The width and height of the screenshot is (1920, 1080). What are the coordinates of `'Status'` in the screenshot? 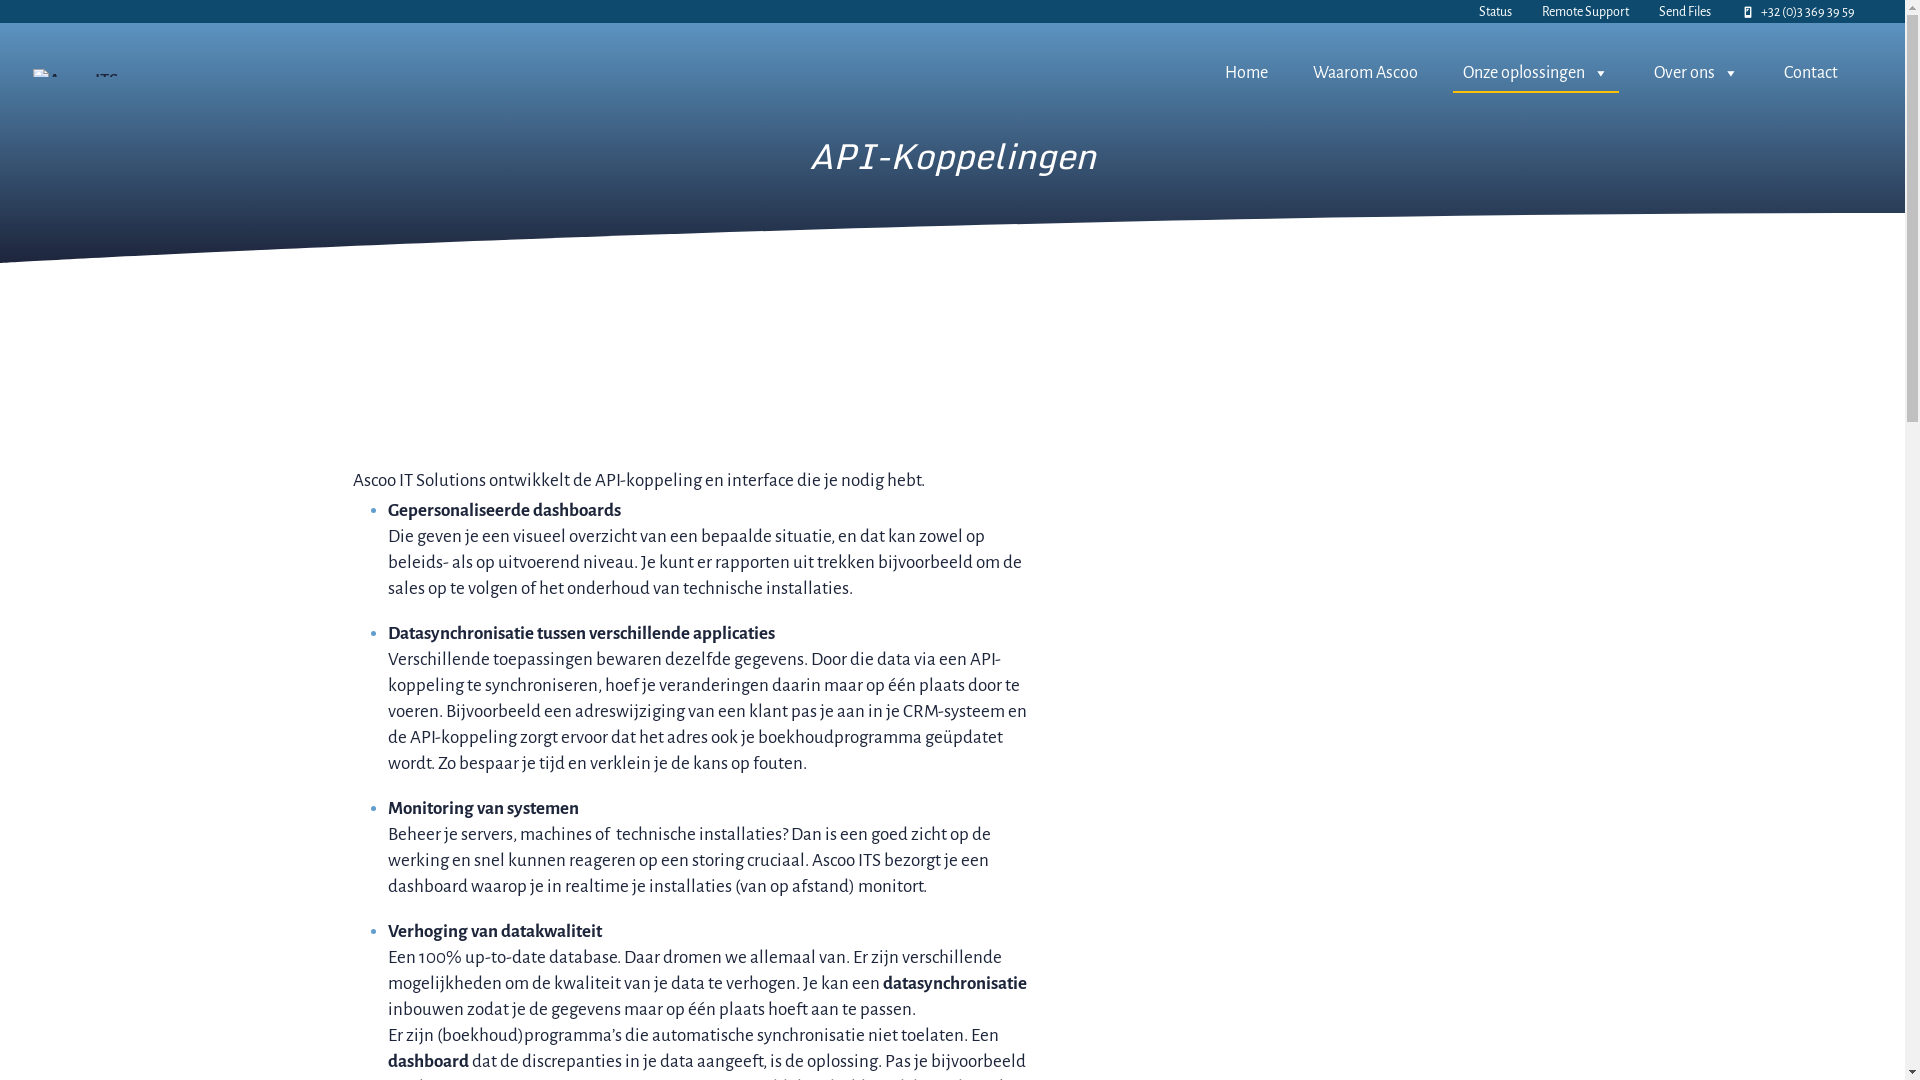 It's located at (1495, 12).